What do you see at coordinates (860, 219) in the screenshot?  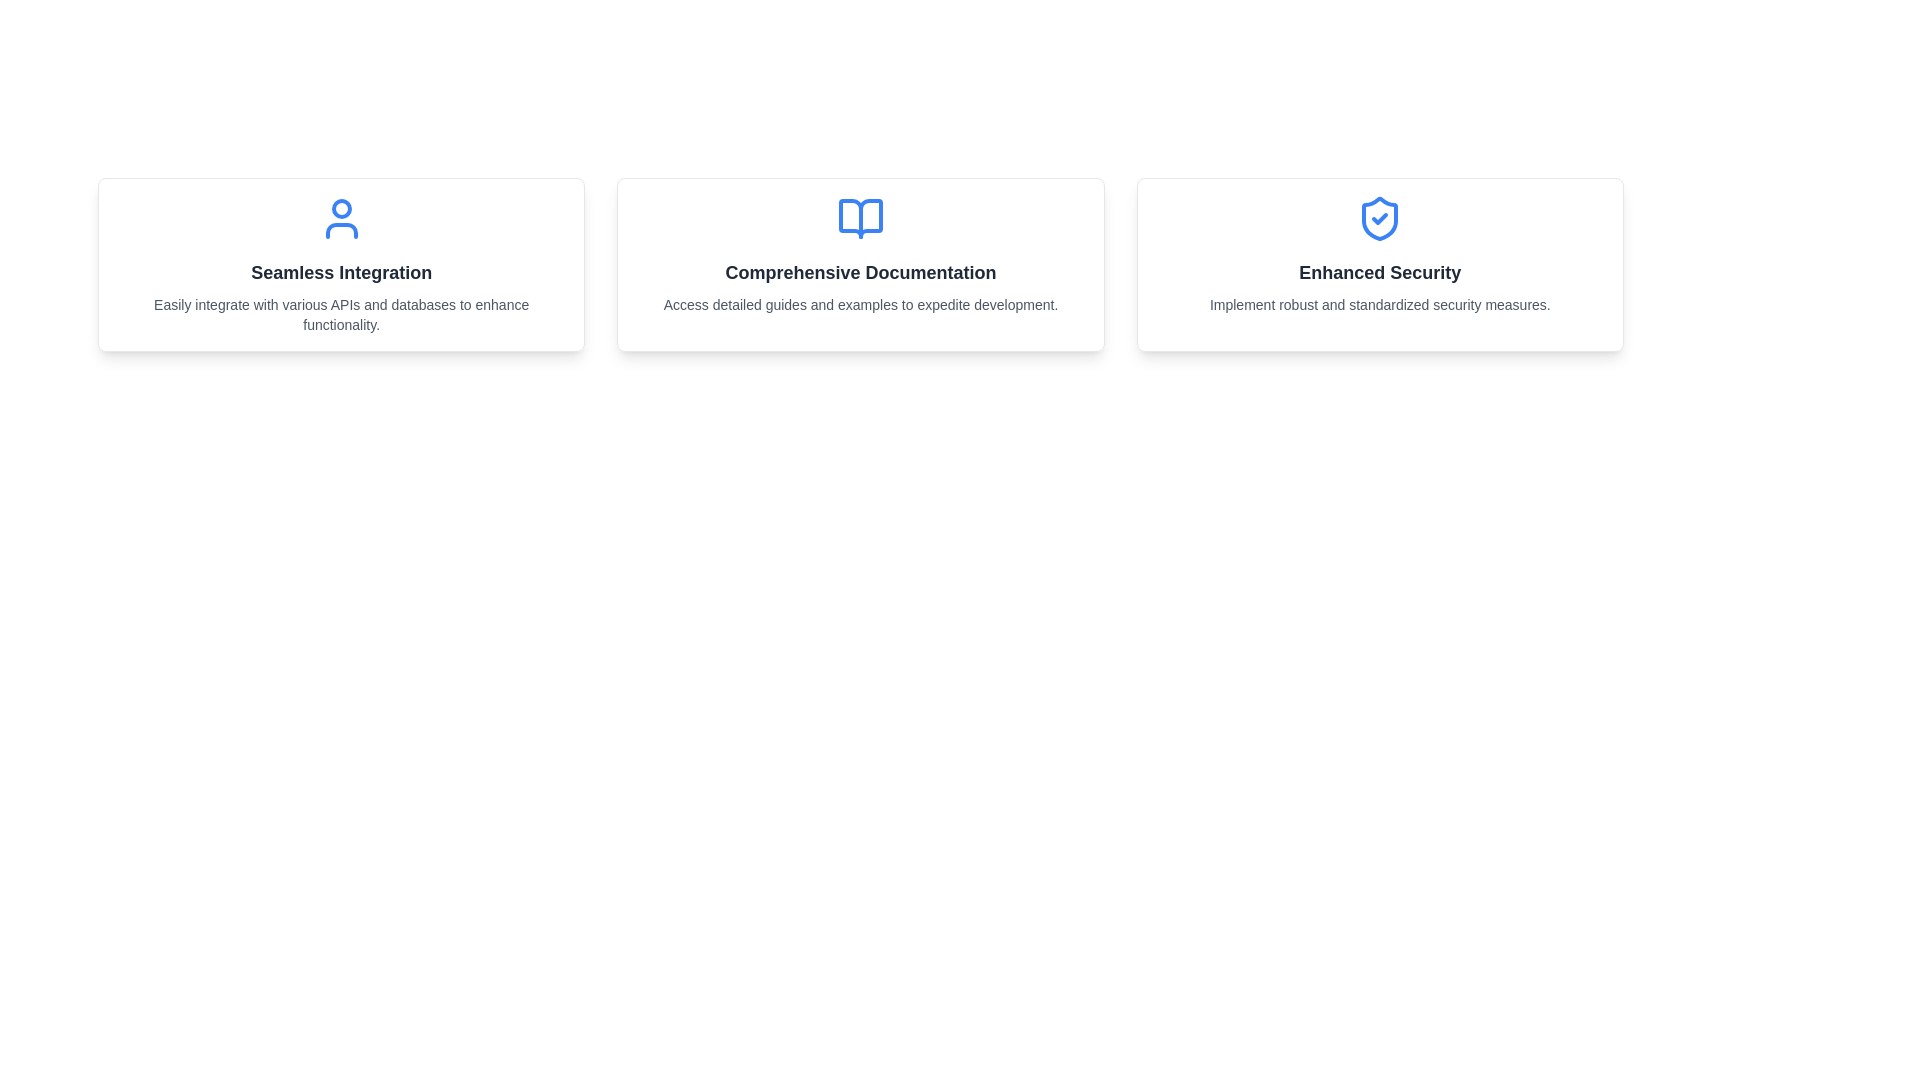 I see `the documentation icon located at the top section of the central card, above the title 'Comprehensive Documentation'` at bounding box center [860, 219].